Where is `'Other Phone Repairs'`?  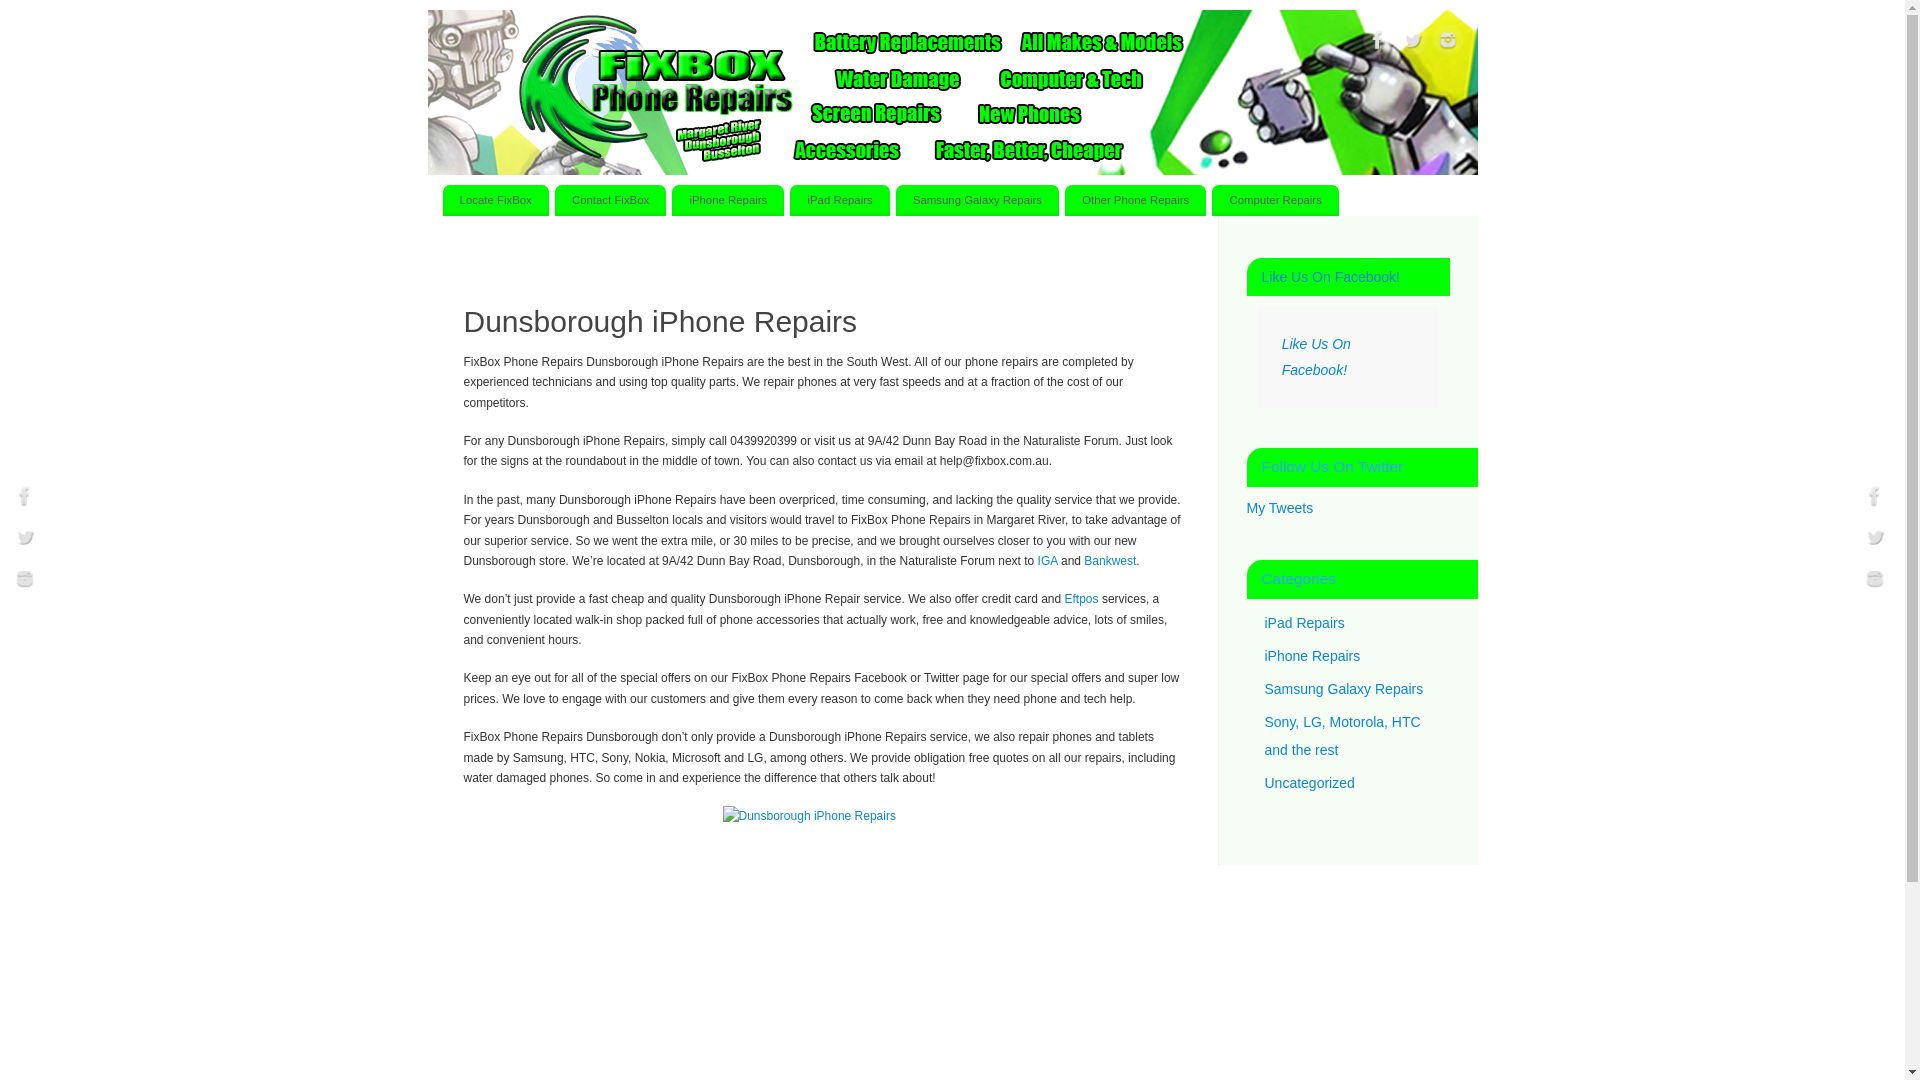 'Other Phone Repairs' is located at coordinates (1064, 200).